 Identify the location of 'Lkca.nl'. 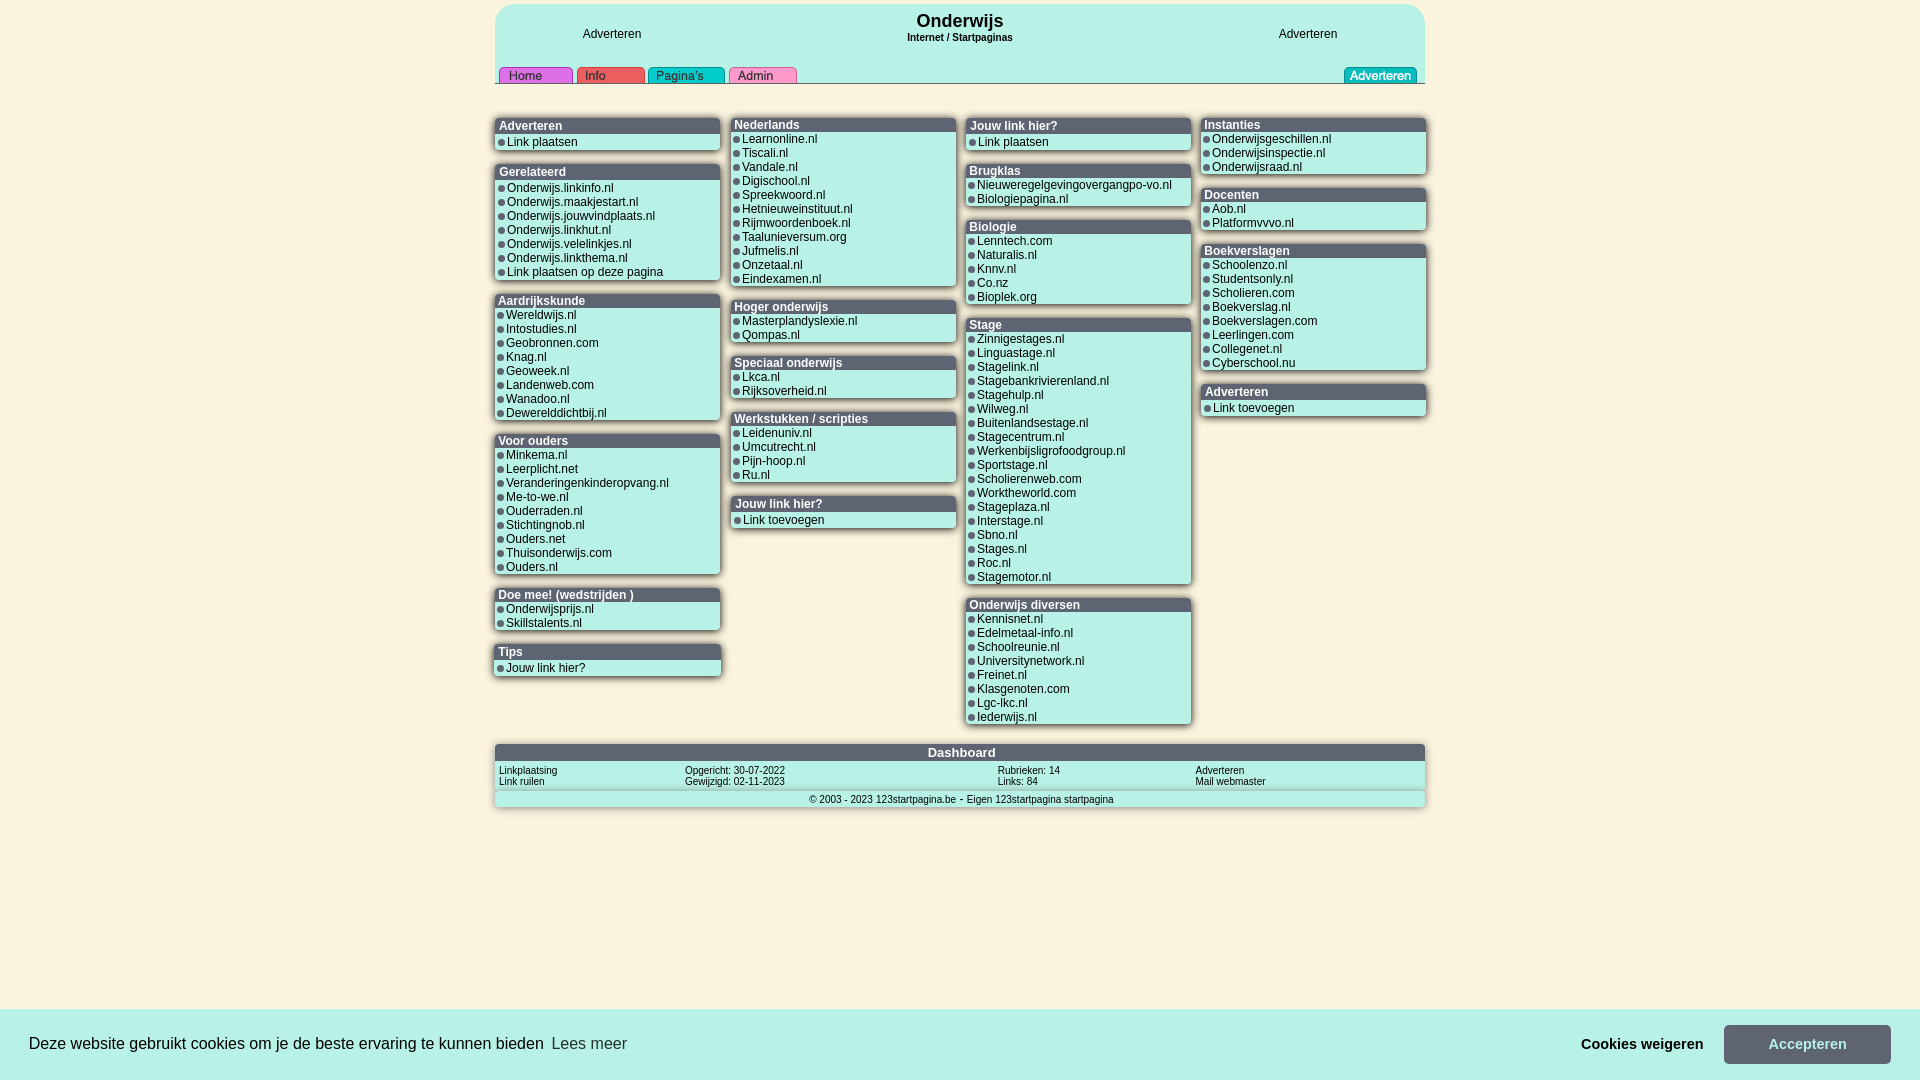
(760, 377).